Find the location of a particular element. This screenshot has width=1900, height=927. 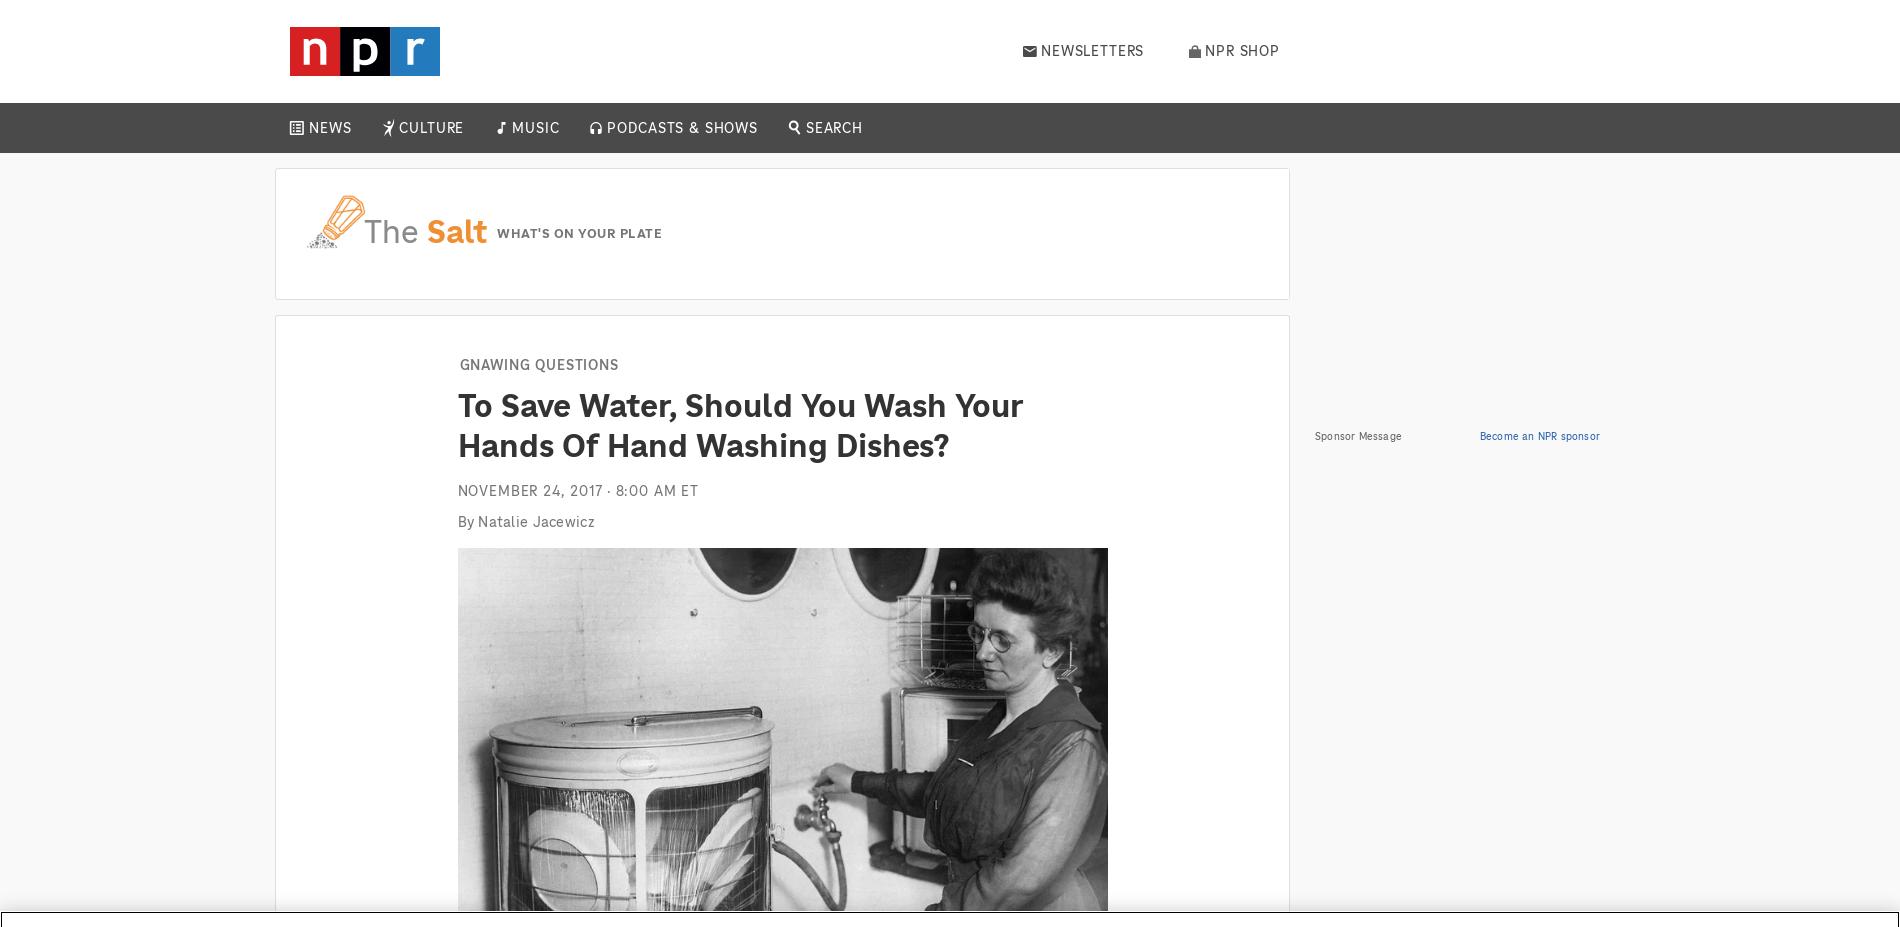

'Food' is located at coordinates (424, 281).